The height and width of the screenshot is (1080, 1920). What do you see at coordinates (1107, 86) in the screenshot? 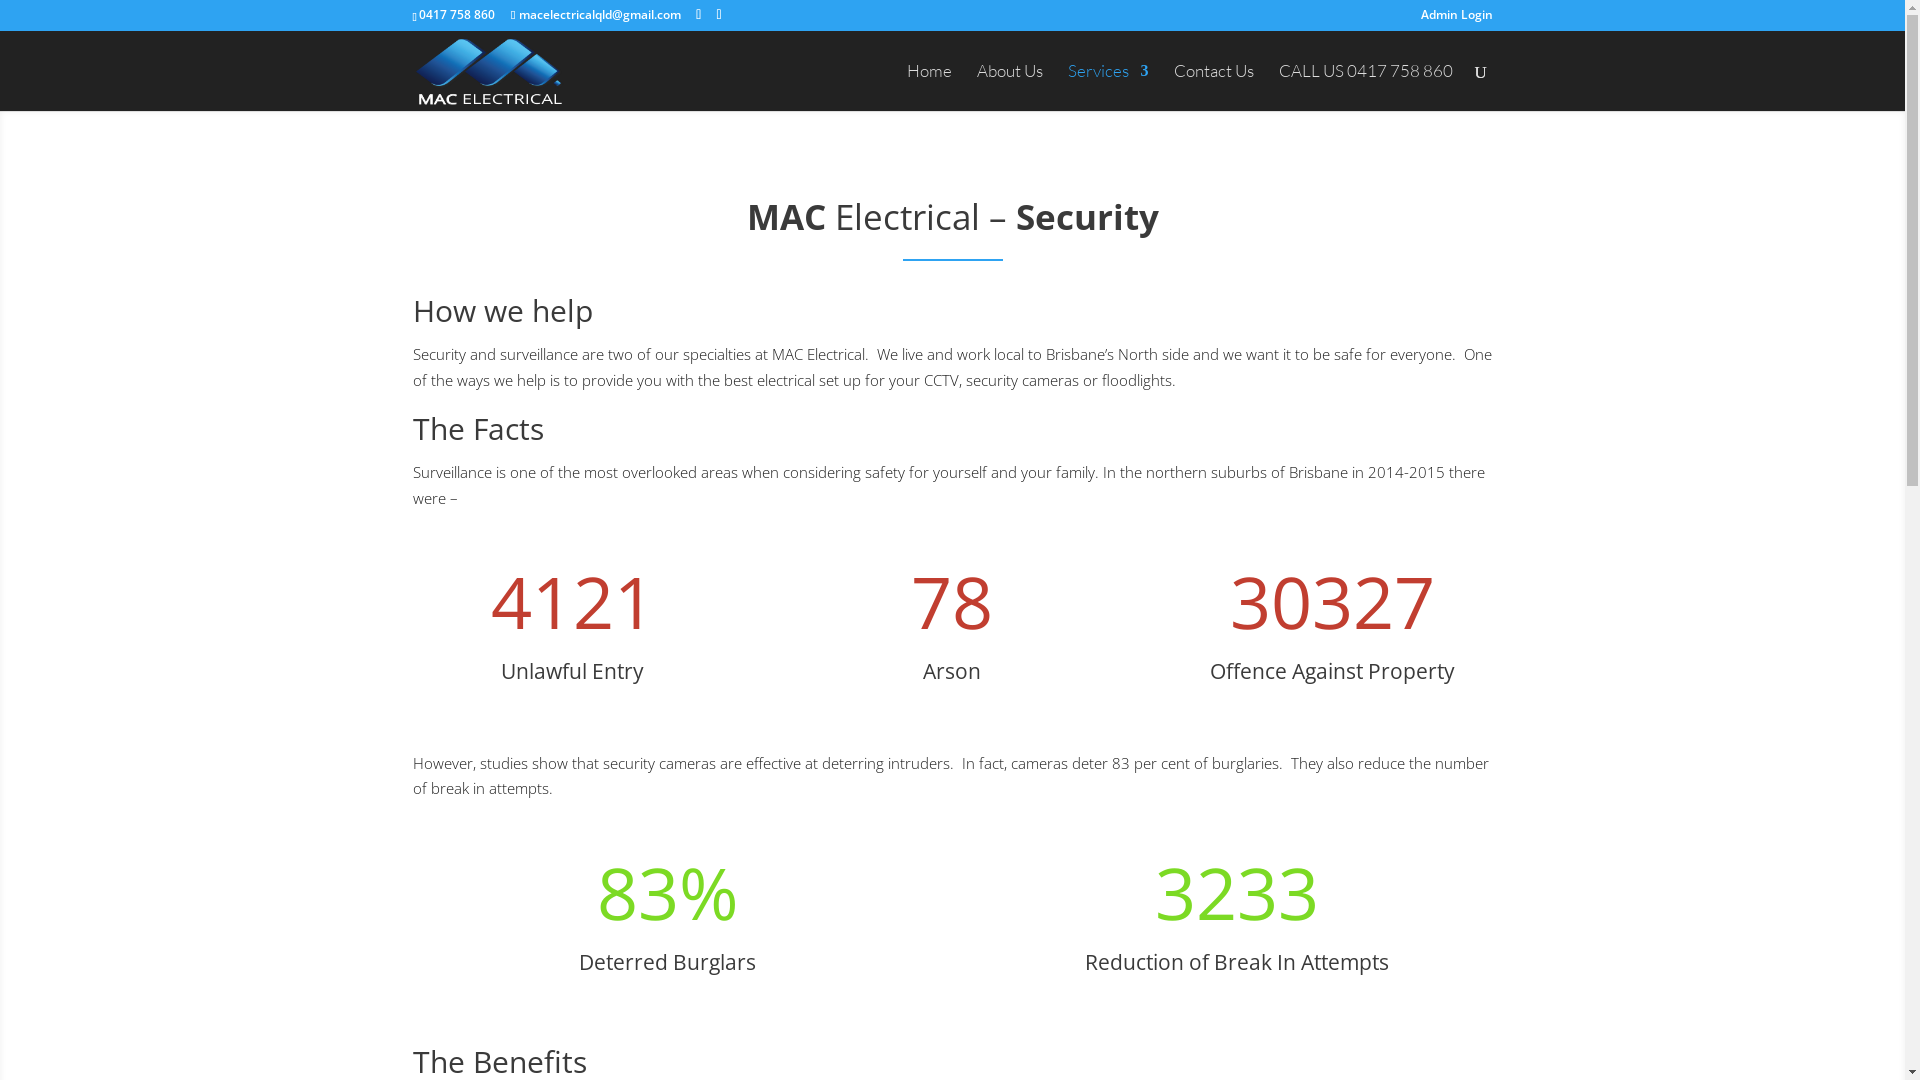
I see `'Services'` at bounding box center [1107, 86].